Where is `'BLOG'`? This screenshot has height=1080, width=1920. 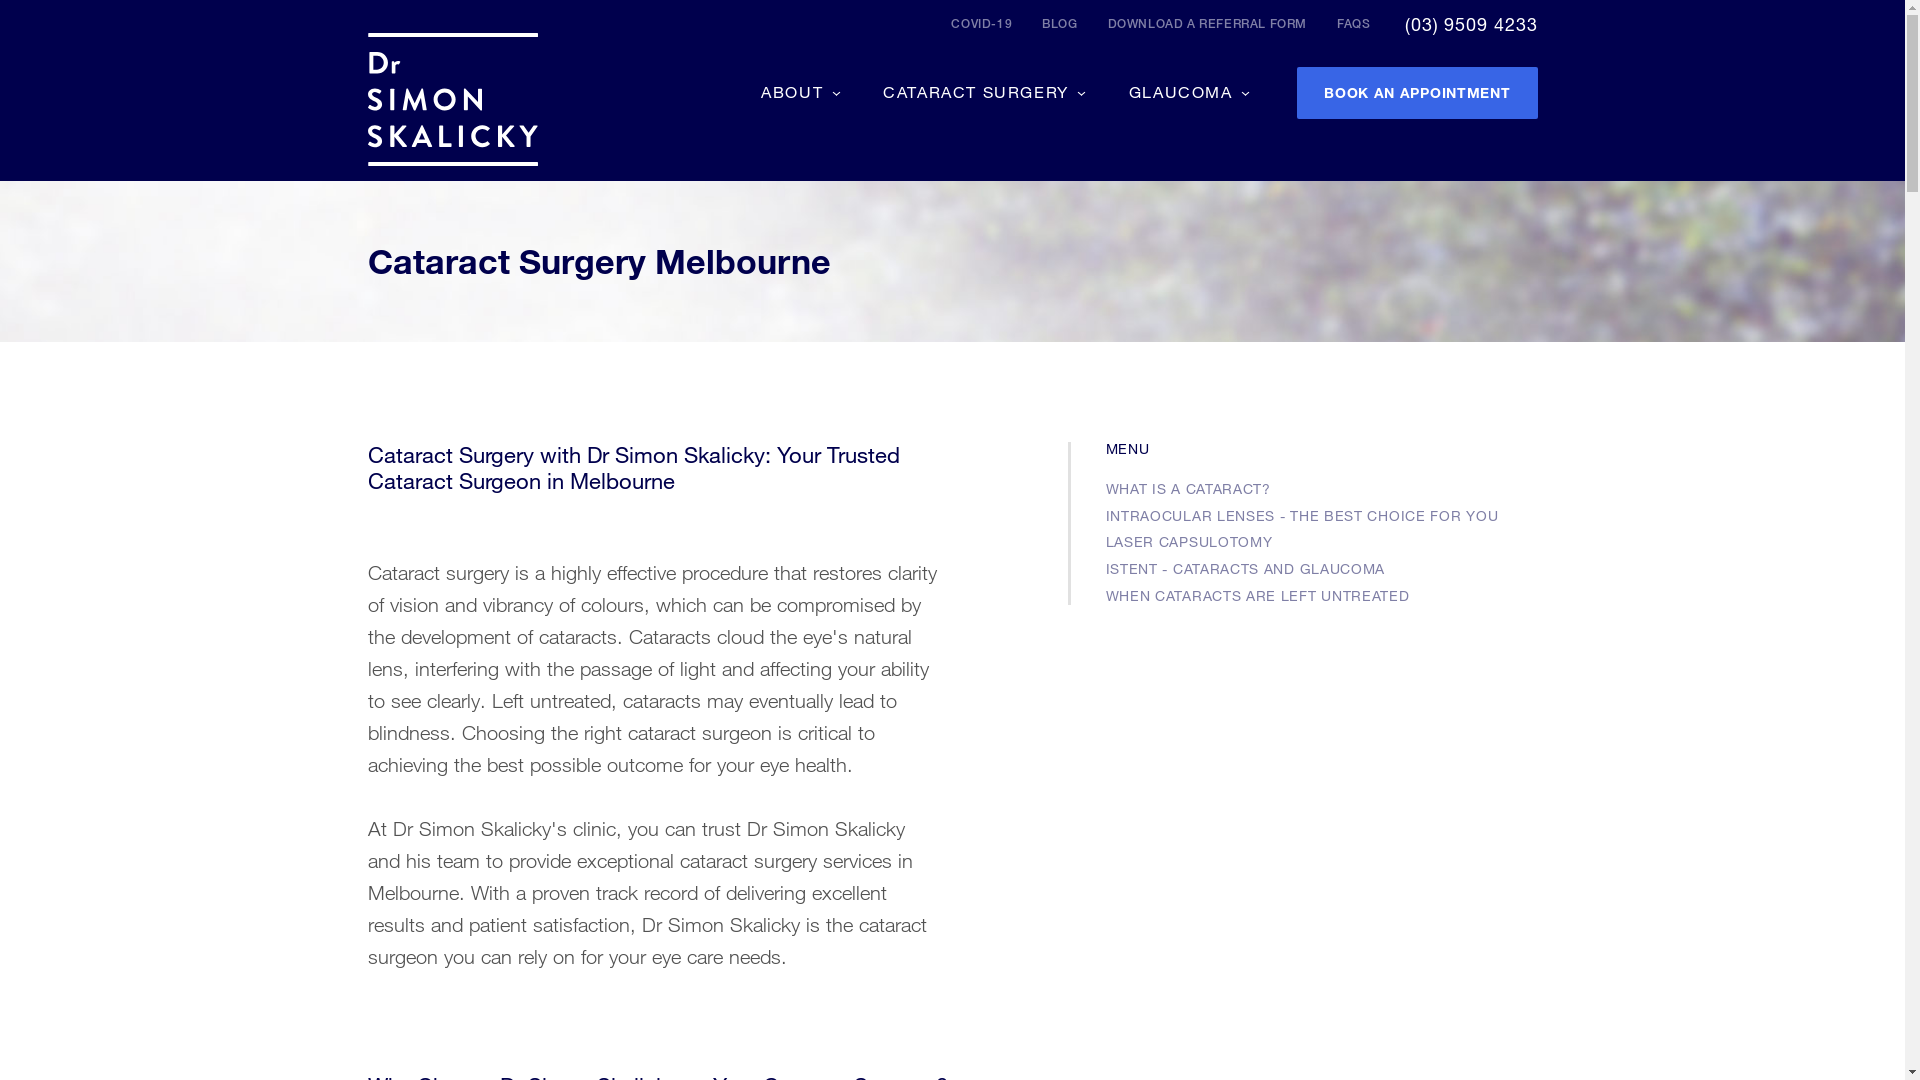
'BLOG' is located at coordinates (1058, 23).